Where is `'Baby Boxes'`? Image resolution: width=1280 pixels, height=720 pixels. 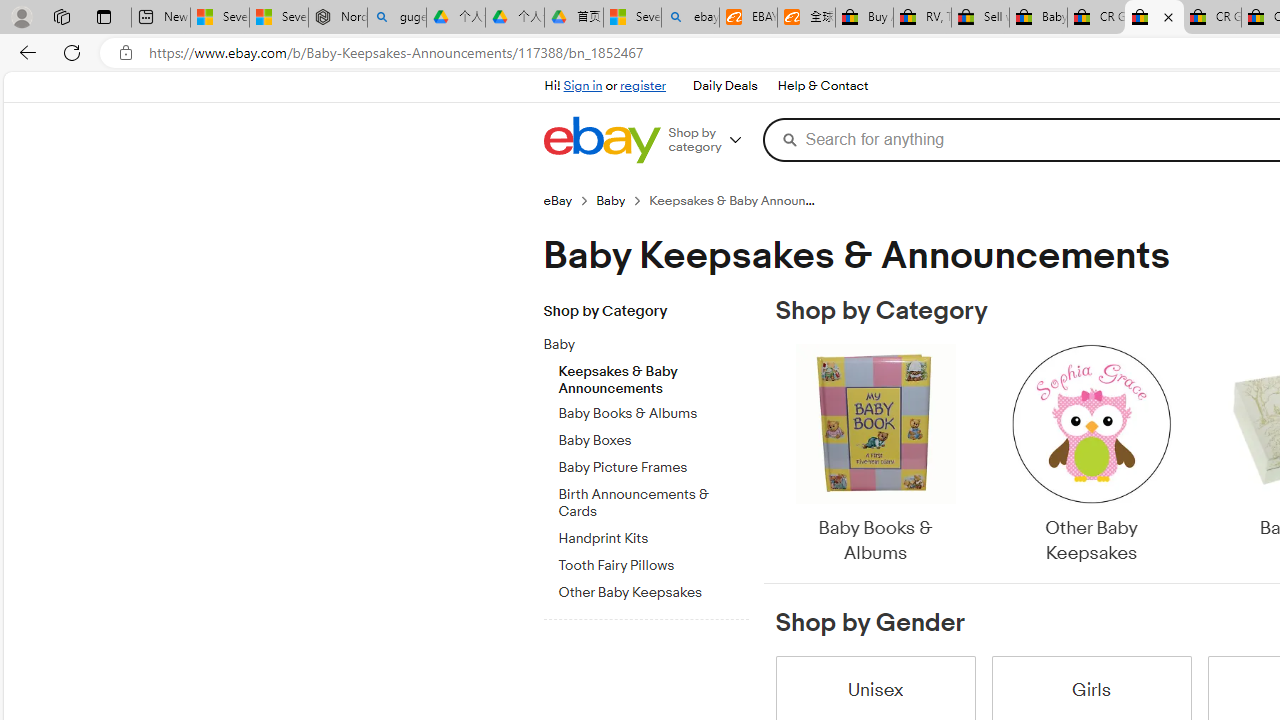 'Baby Boxes' is located at coordinates (653, 440).